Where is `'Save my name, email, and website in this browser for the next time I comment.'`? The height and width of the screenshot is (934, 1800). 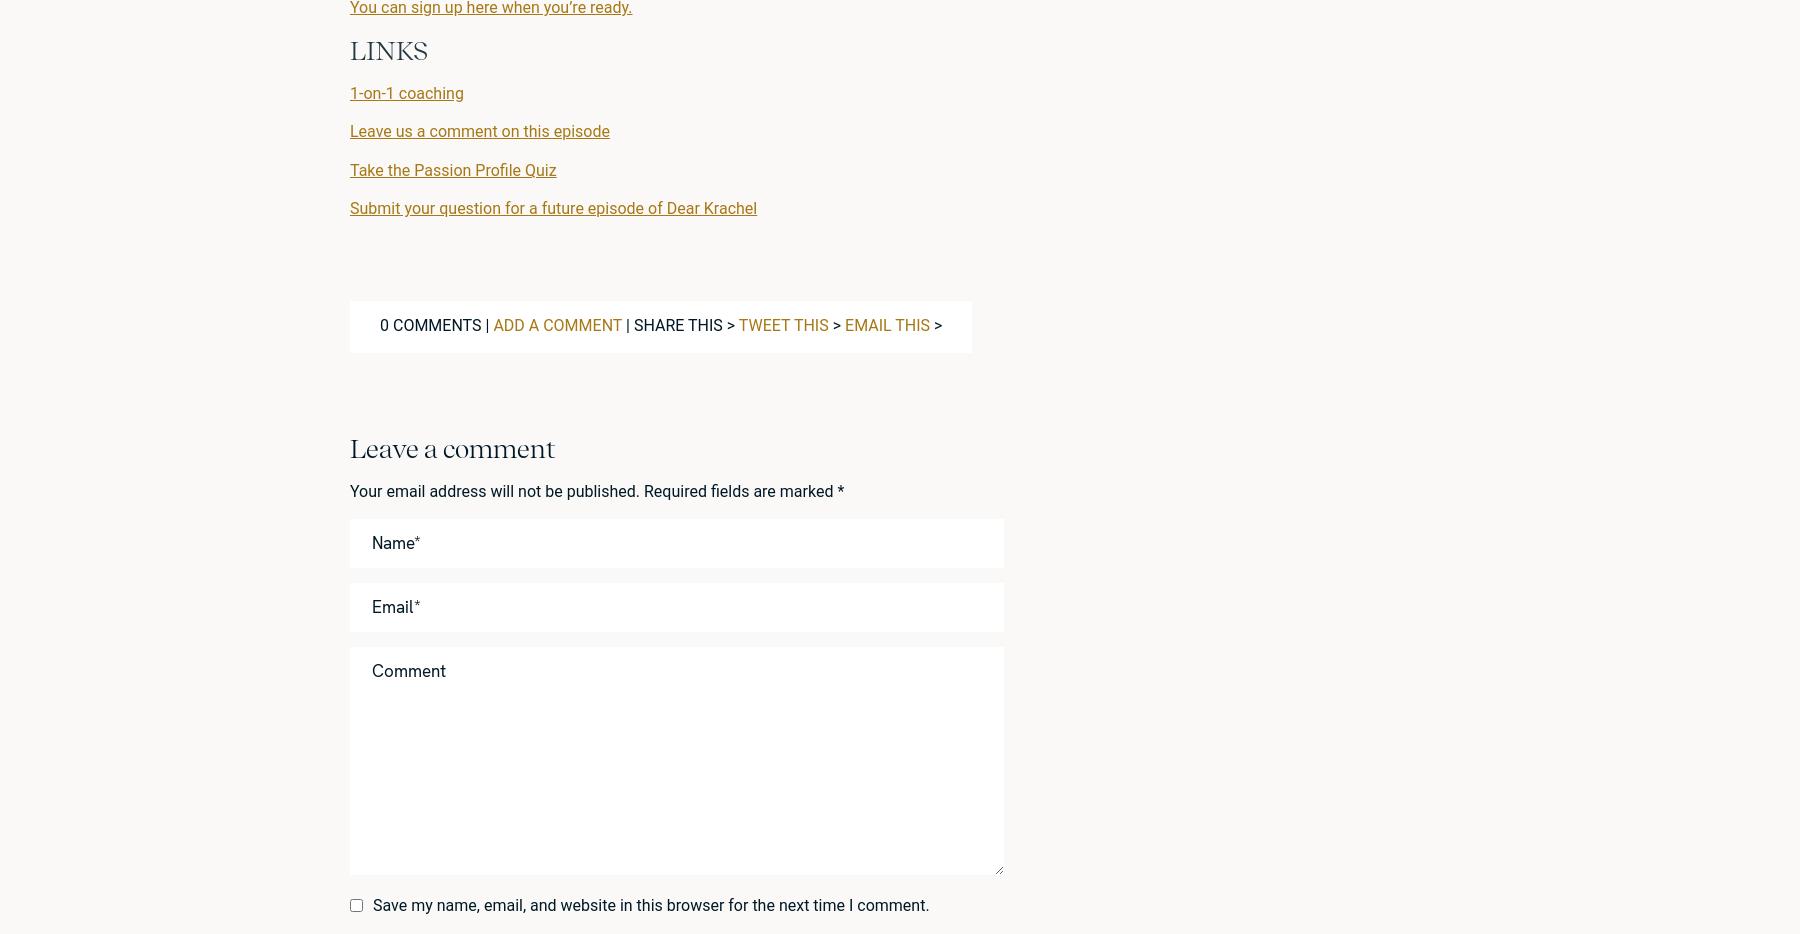 'Save my name, email, and website in this browser for the next time I comment.' is located at coordinates (651, 904).